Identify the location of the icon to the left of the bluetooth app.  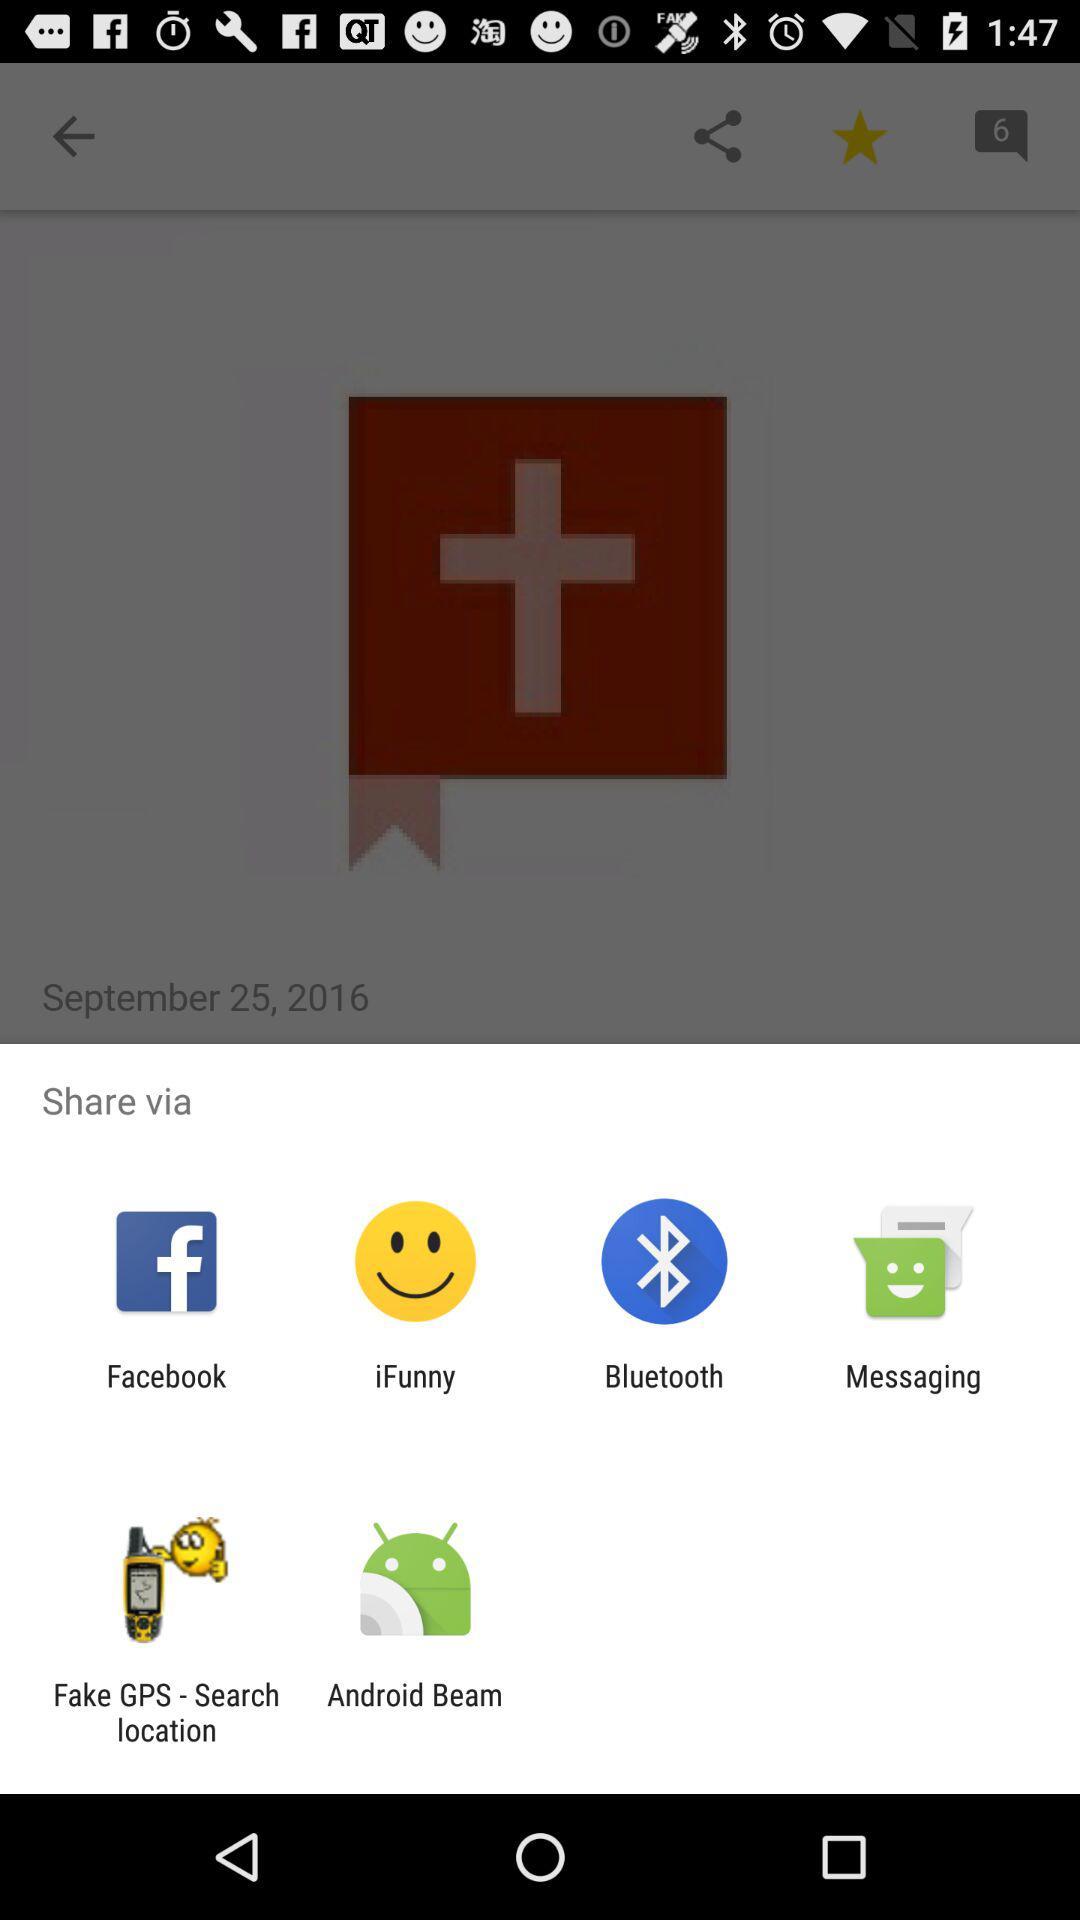
(414, 1392).